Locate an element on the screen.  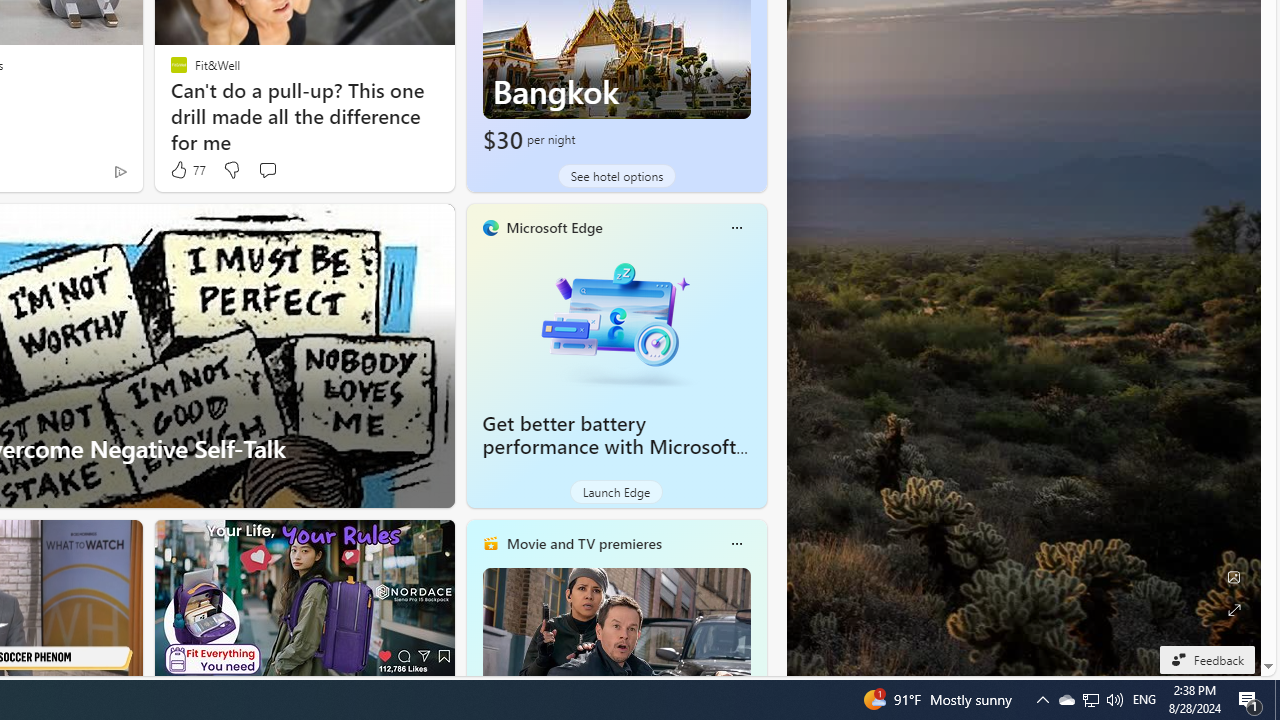
'Launch Edge' is located at coordinates (615, 492).